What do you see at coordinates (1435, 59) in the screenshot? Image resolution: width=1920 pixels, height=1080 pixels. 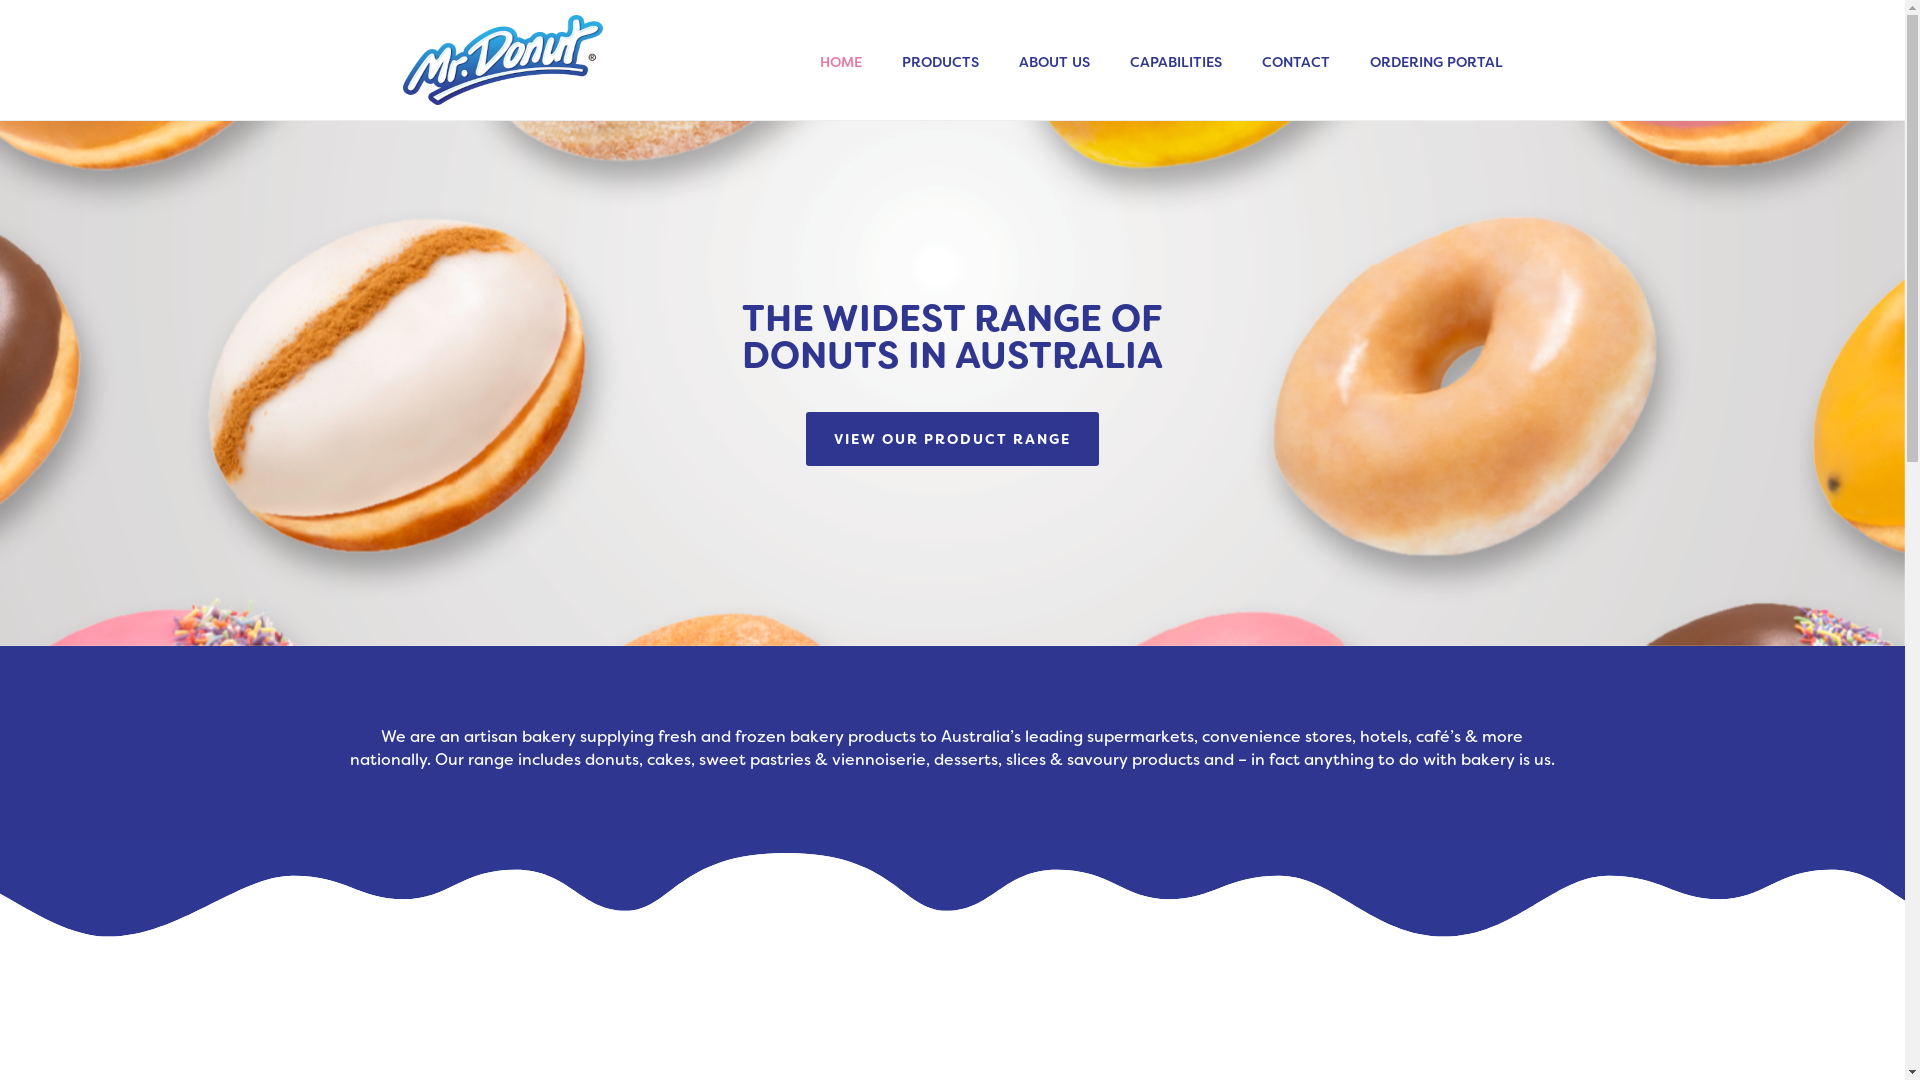 I see `'ORDERING PORTAL'` at bounding box center [1435, 59].